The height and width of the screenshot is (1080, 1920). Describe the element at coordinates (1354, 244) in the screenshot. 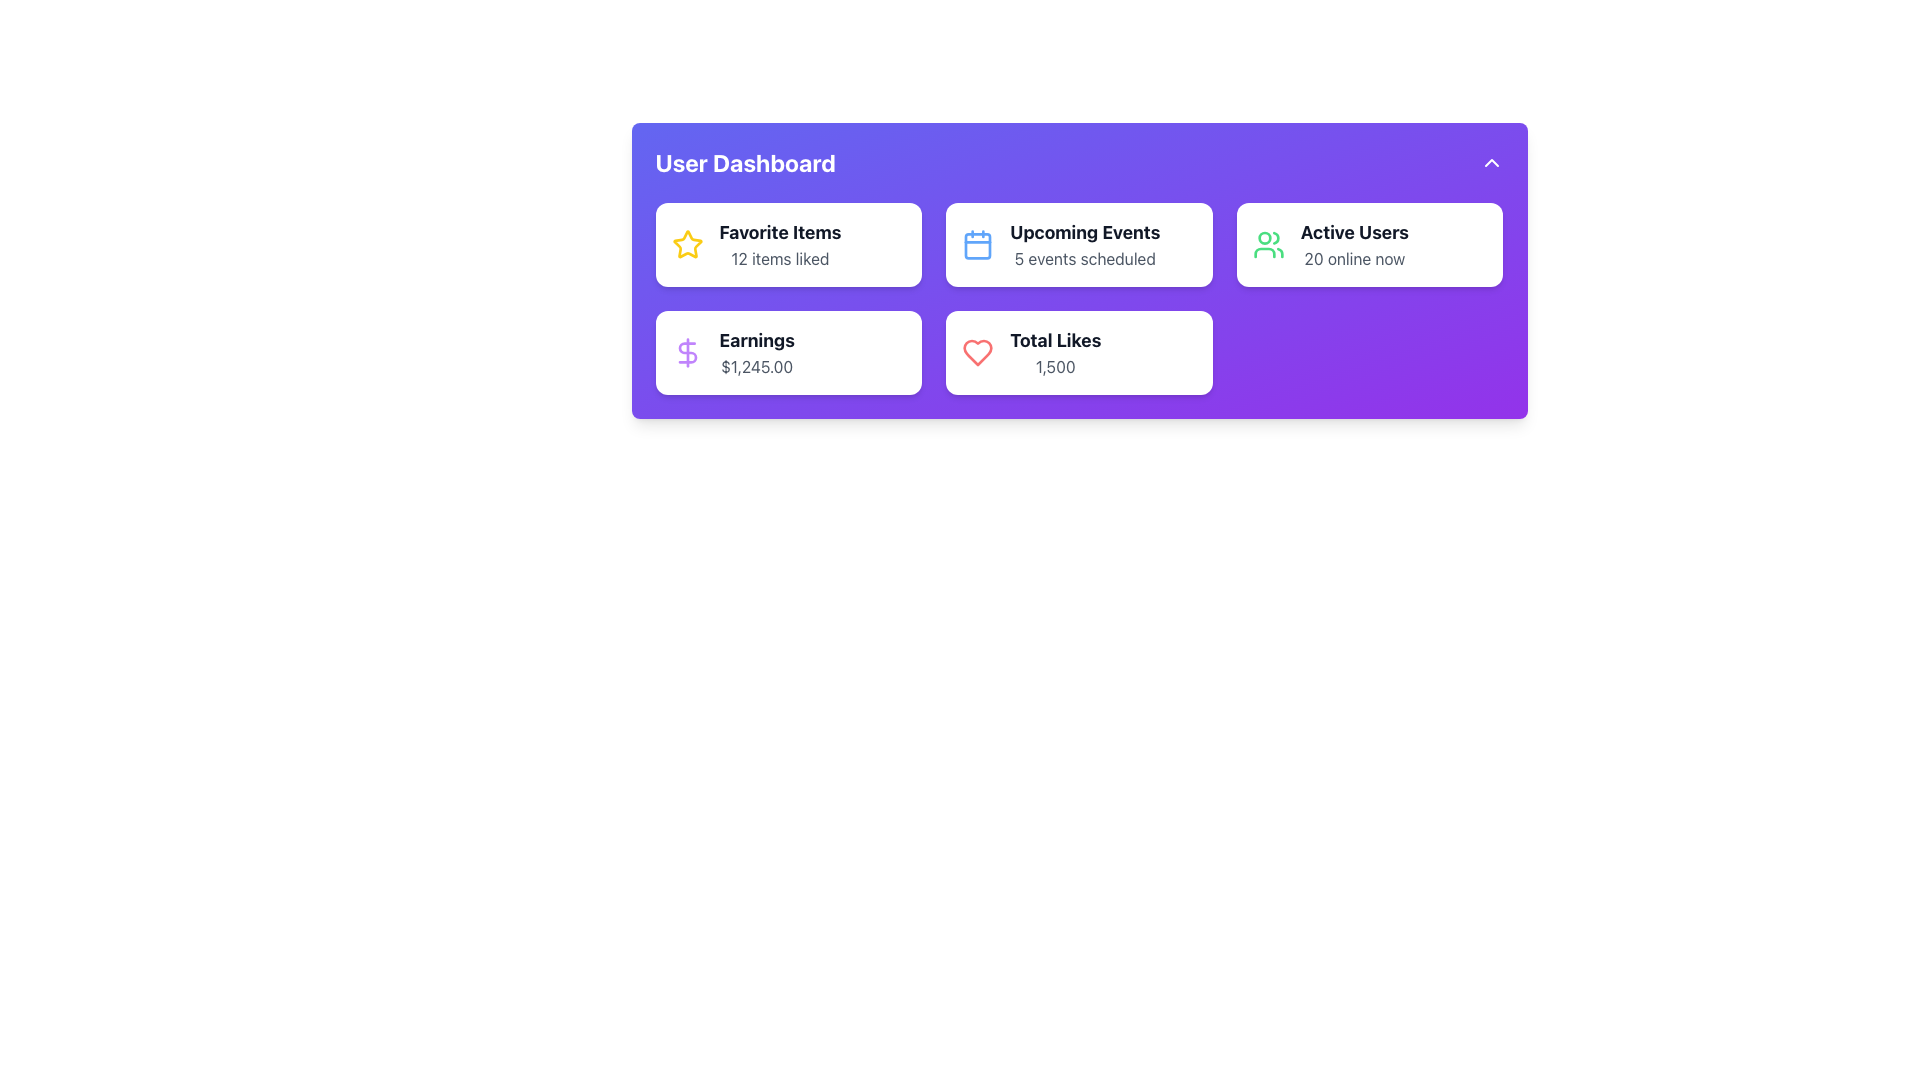

I see `the 'Active Users' text display element, which shows '20 online now' in the top-right corner of the card grid layout` at that location.